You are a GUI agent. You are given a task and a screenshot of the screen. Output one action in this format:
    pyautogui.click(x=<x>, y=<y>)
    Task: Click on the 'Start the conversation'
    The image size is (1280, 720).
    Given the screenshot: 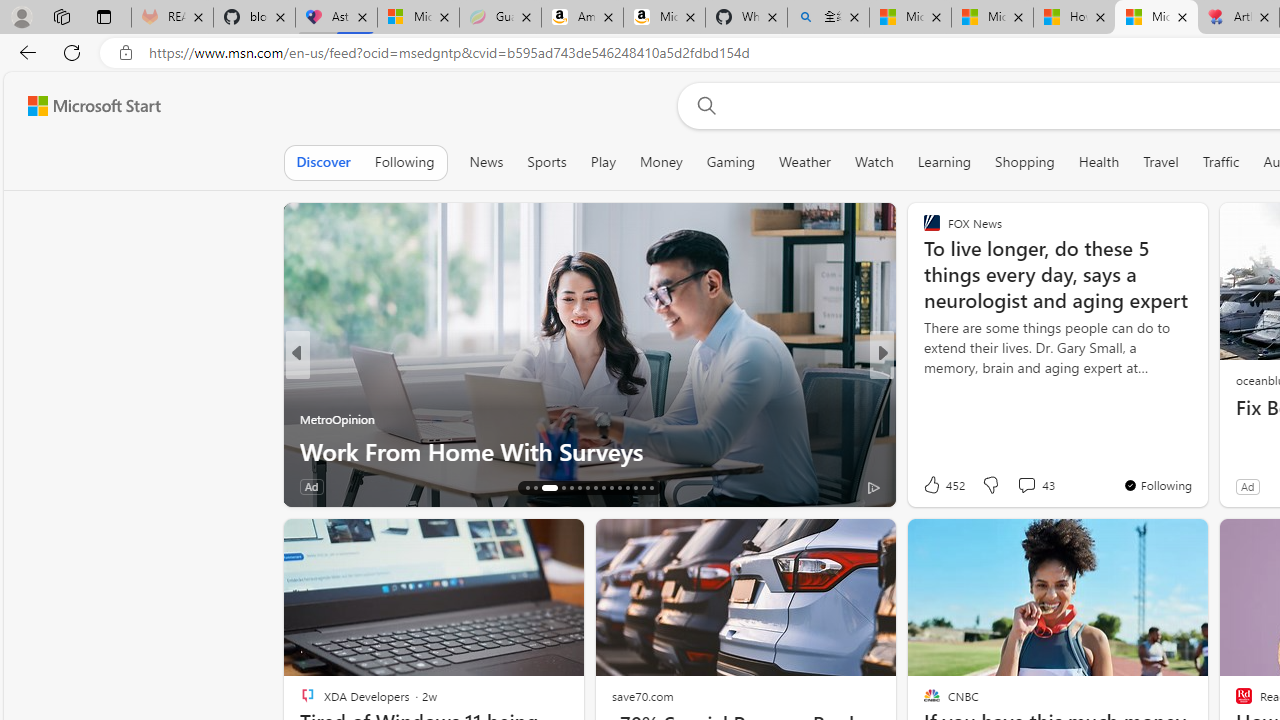 What is the action you would take?
    pyautogui.click(x=1014, y=486)
    